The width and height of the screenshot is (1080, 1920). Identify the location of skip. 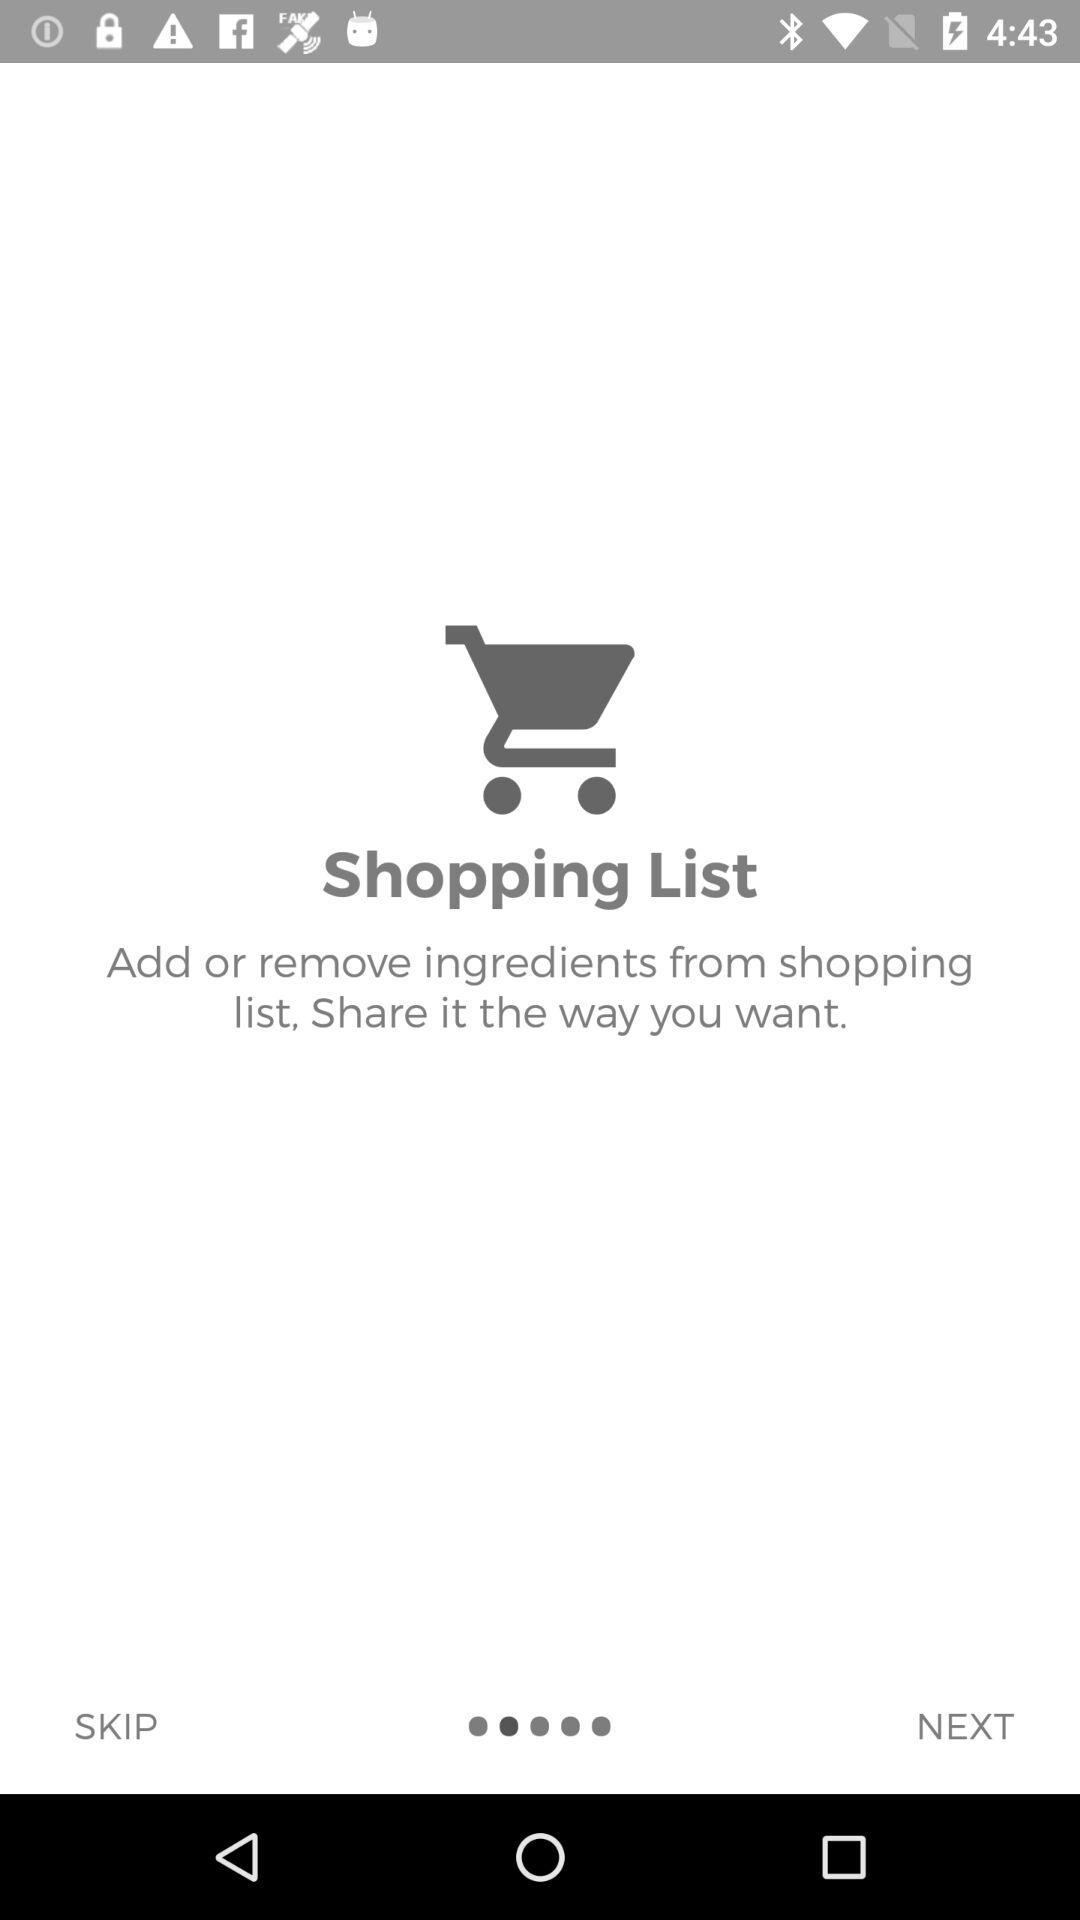
(115, 1724).